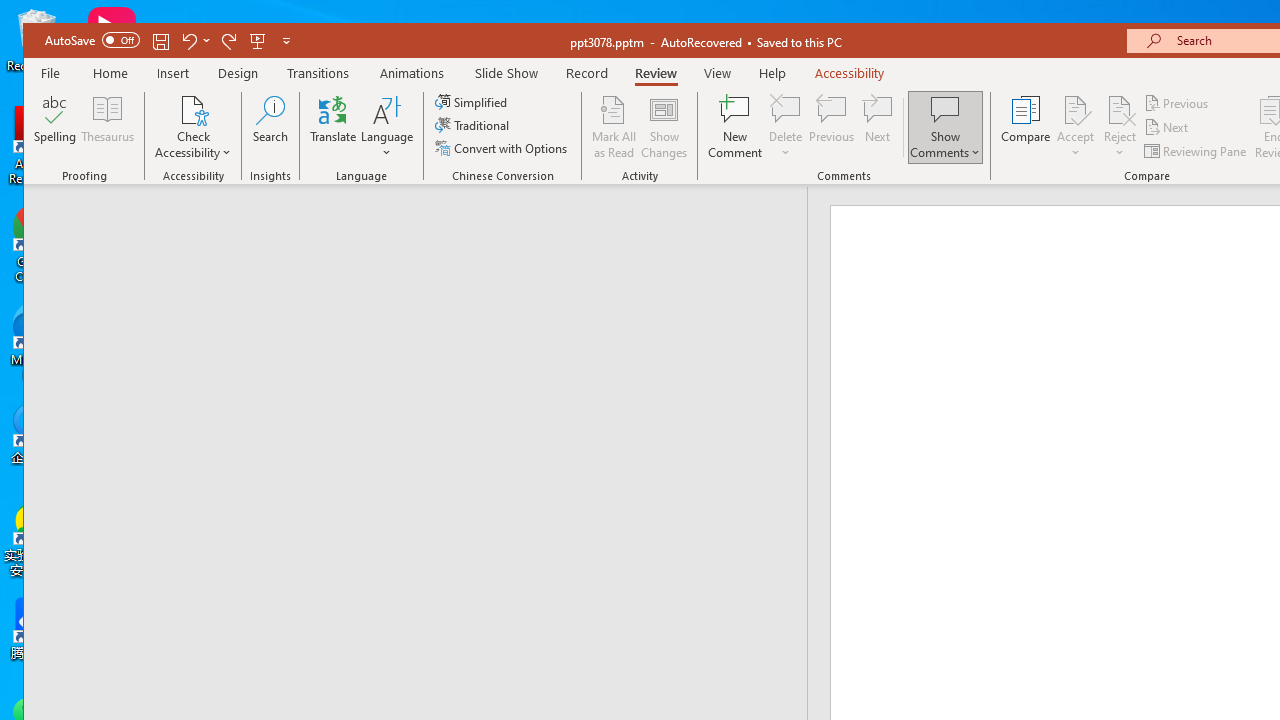 Image resolution: width=1280 pixels, height=720 pixels. What do you see at coordinates (229, 40) in the screenshot?
I see `'Redo'` at bounding box center [229, 40].